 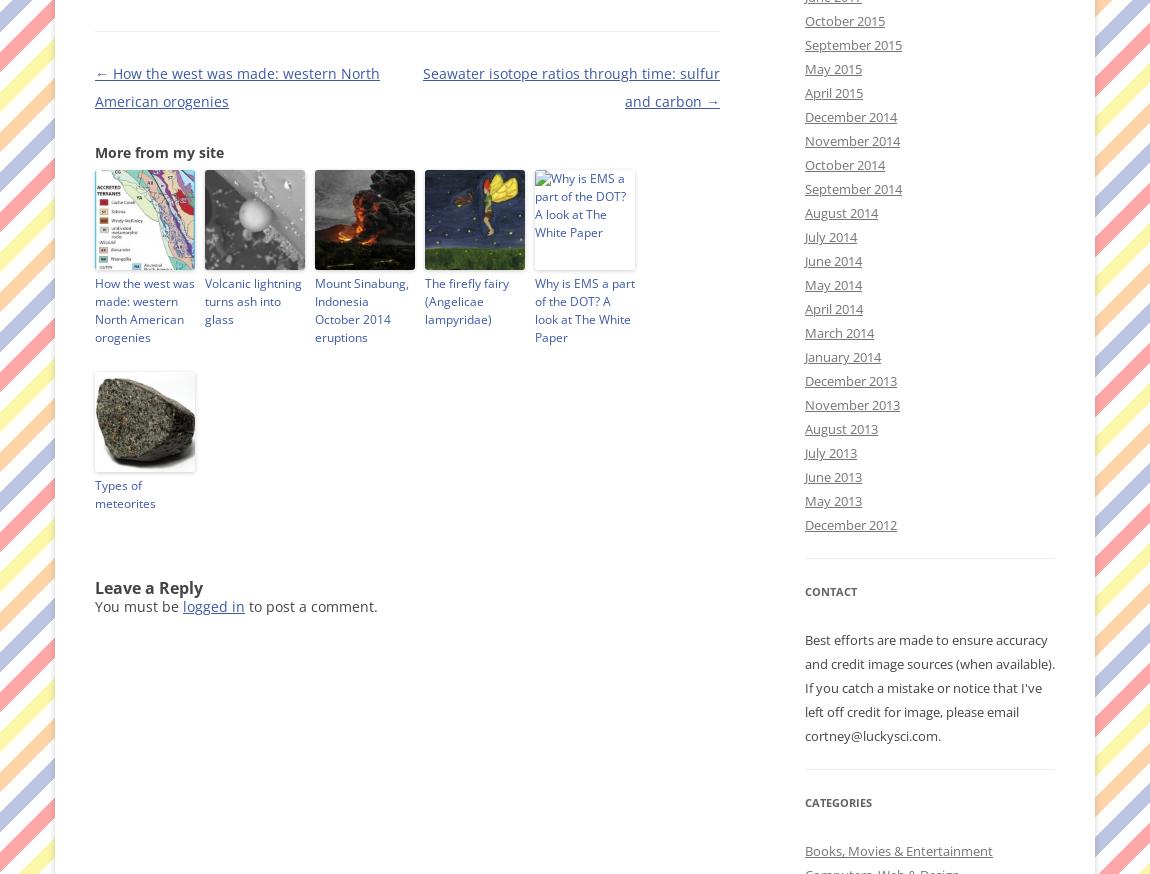 What do you see at coordinates (838, 331) in the screenshot?
I see `'March 2014'` at bounding box center [838, 331].